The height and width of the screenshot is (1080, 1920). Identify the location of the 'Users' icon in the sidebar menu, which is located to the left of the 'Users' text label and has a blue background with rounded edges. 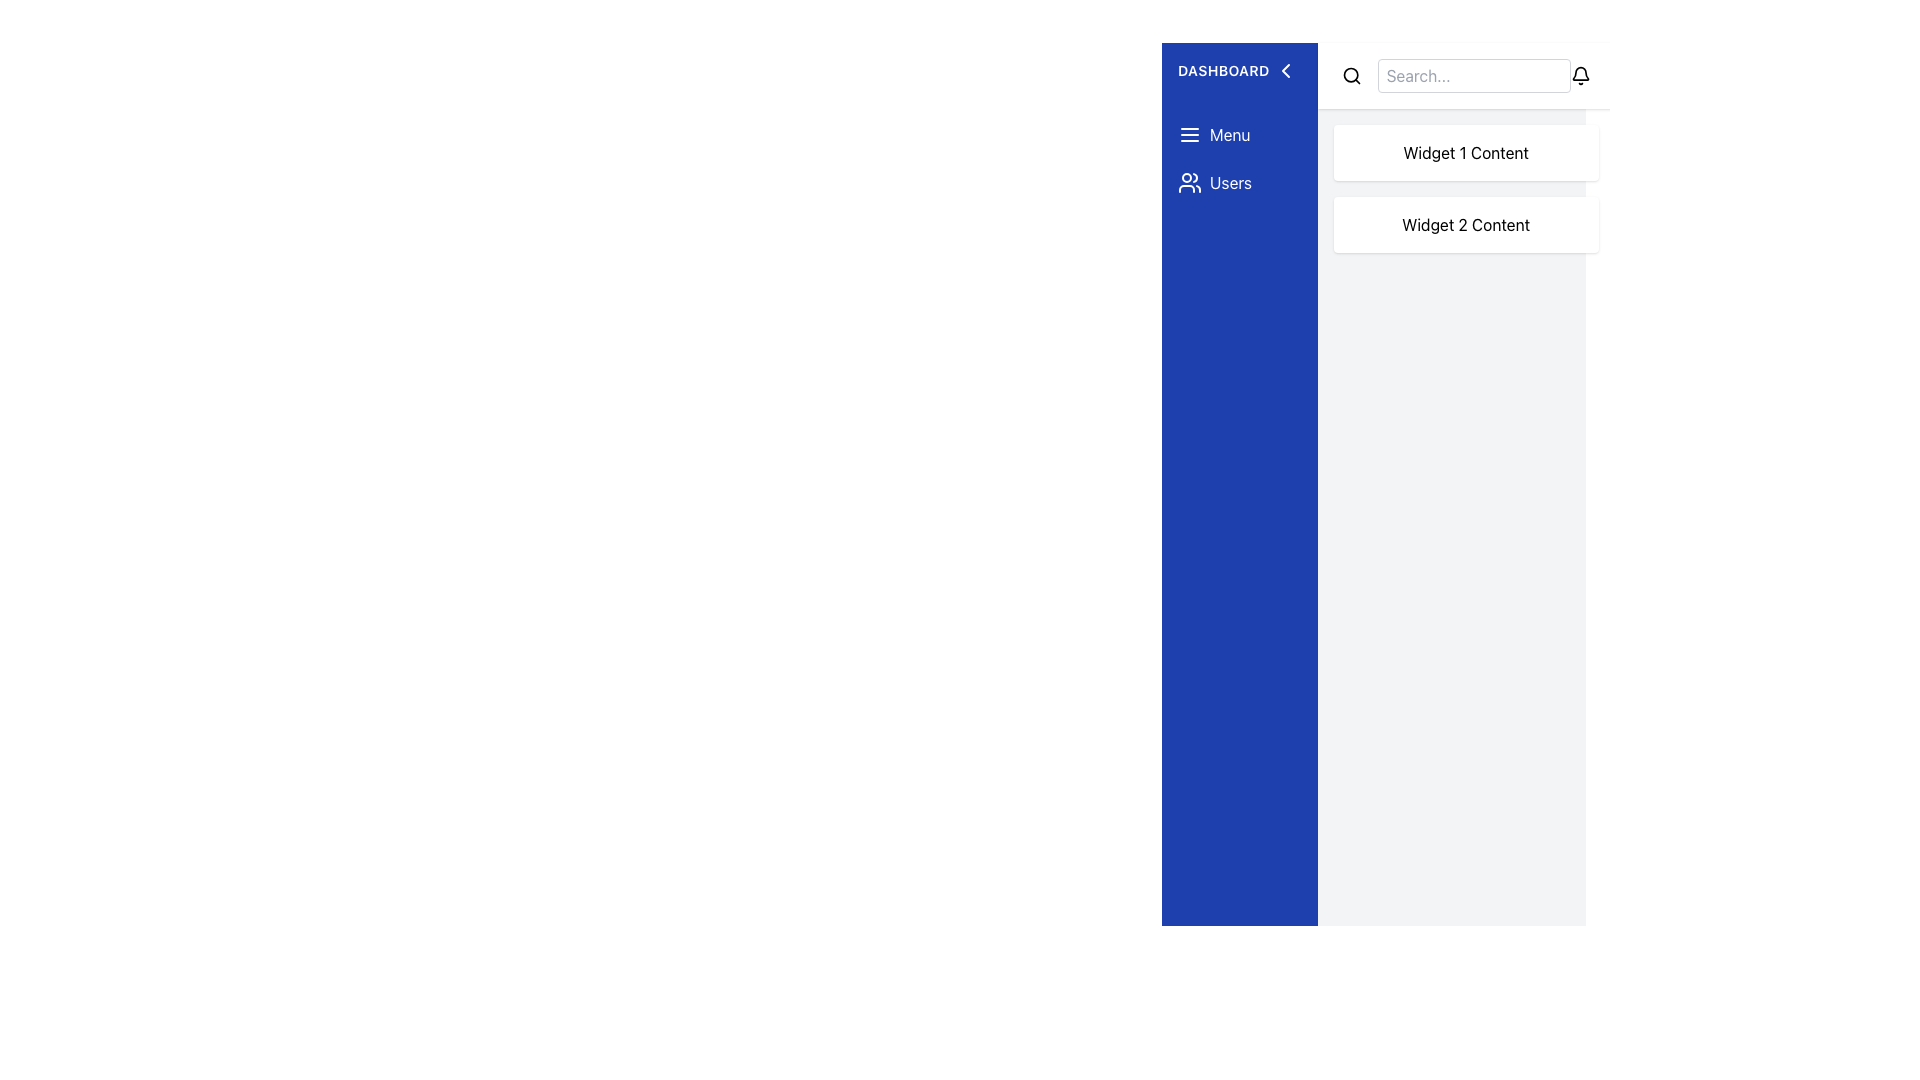
(1190, 182).